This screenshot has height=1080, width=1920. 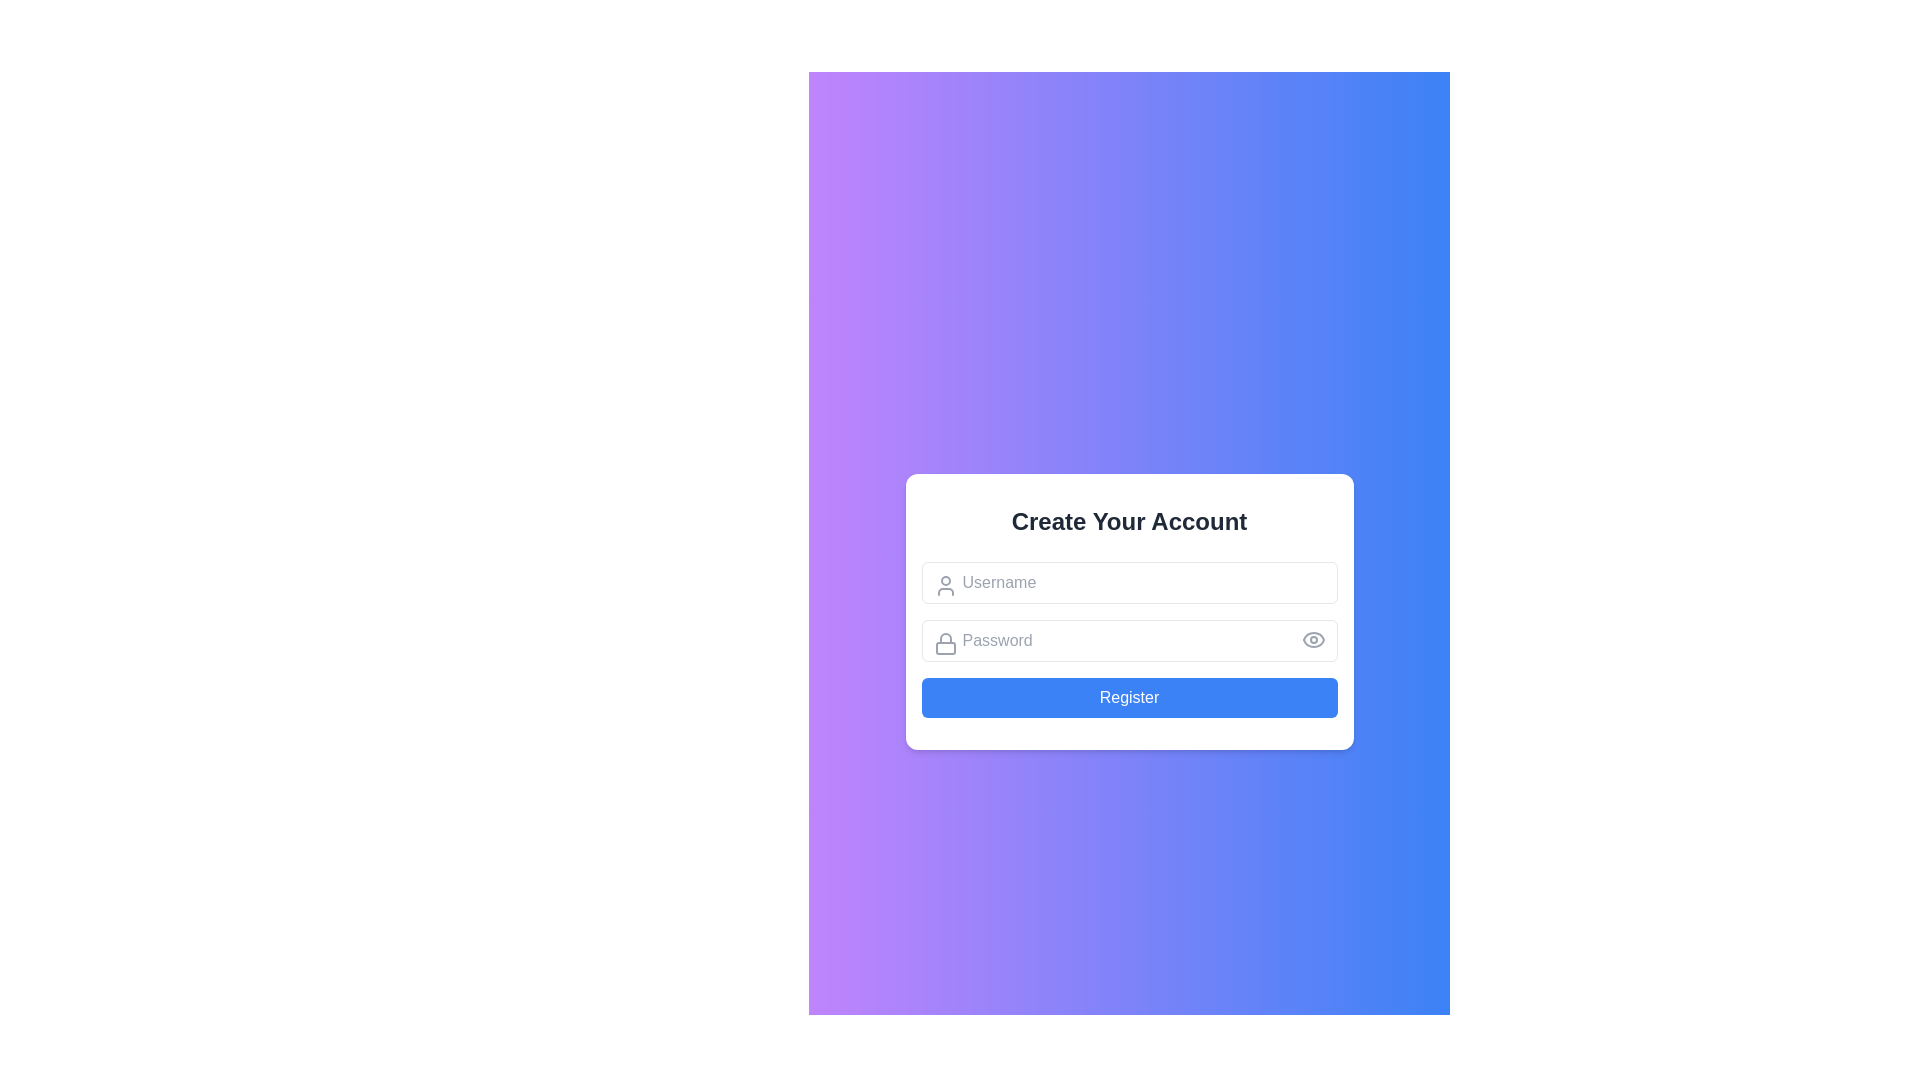 I want to click on the decorative password icon located at the start of the password input field, which enhances usability by providing visual context, so click(x=944, y=644).